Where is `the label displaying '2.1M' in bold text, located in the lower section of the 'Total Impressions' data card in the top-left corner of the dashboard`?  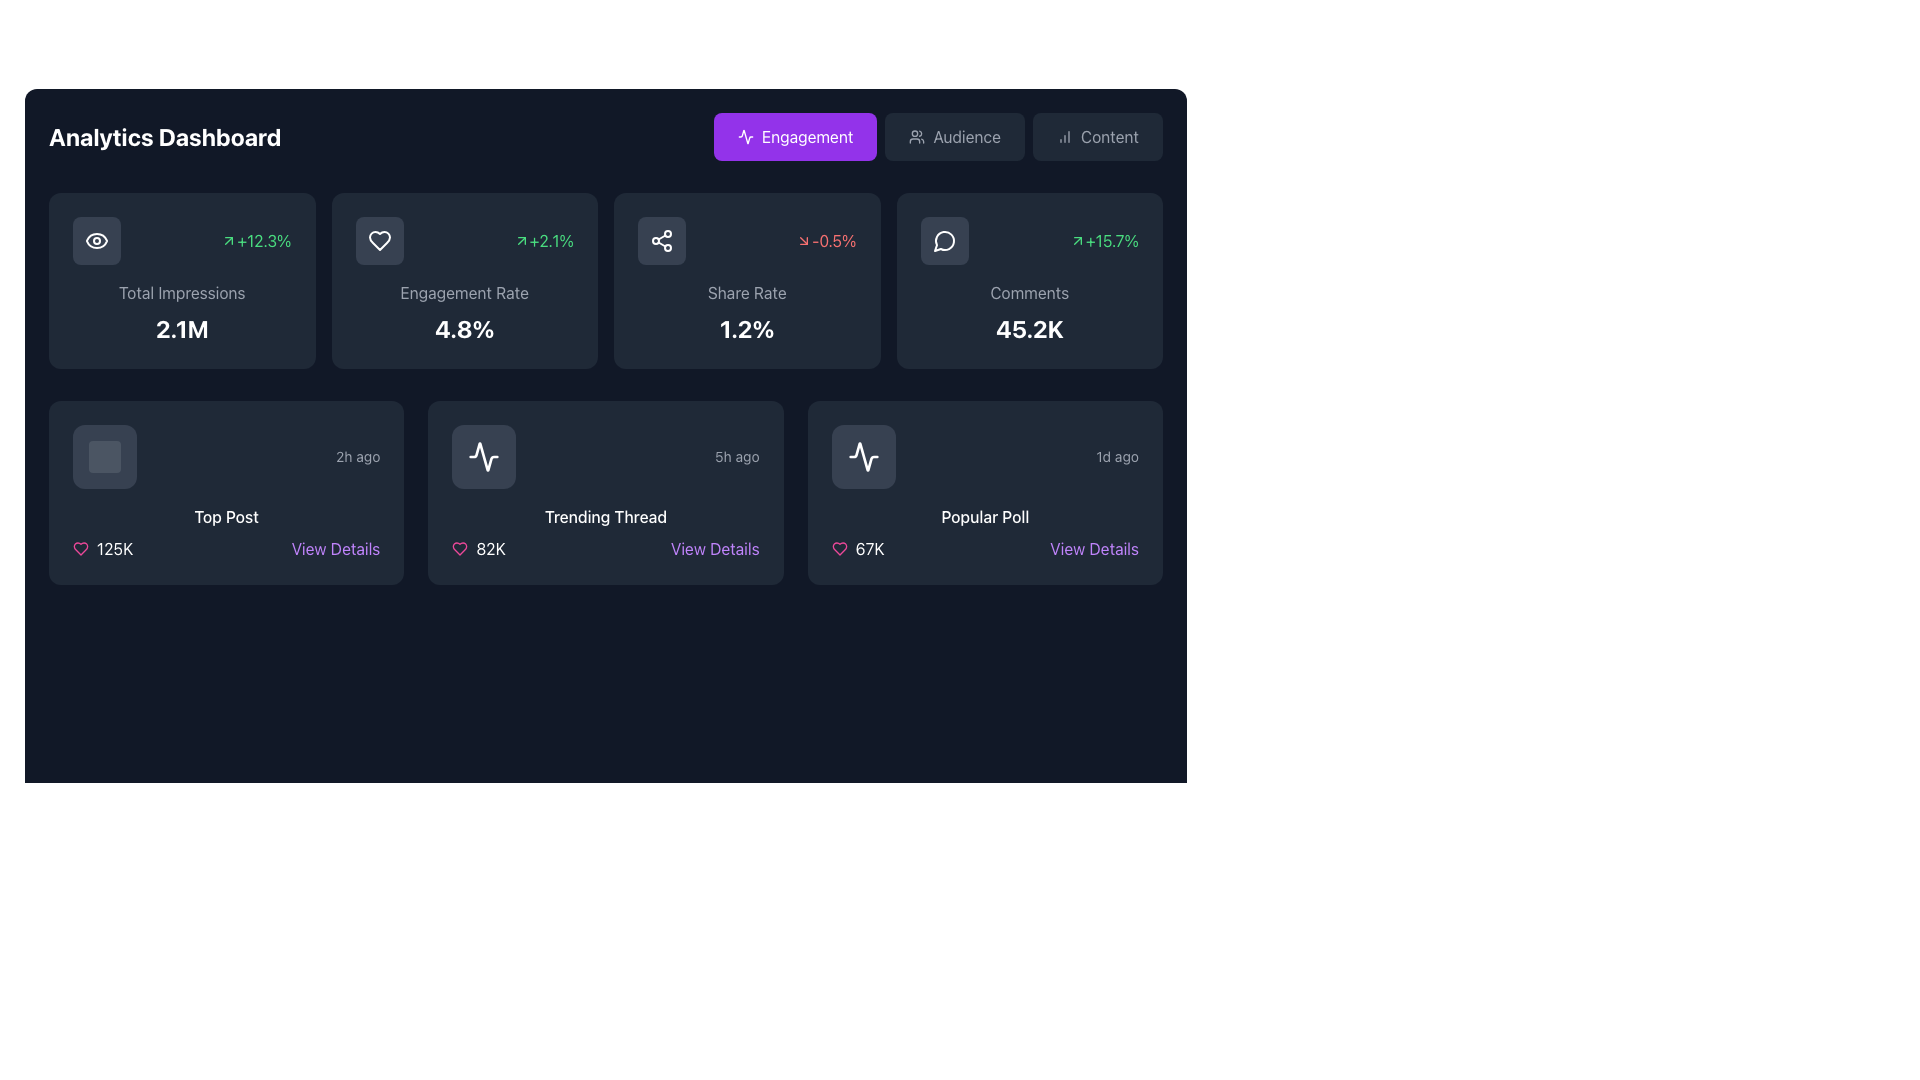
the label displaying '2.1M' in bold text, located in the lower section of the 'Total Impressions' data card in the top-left corner of the dashboard is located at coordinates (182, 327).